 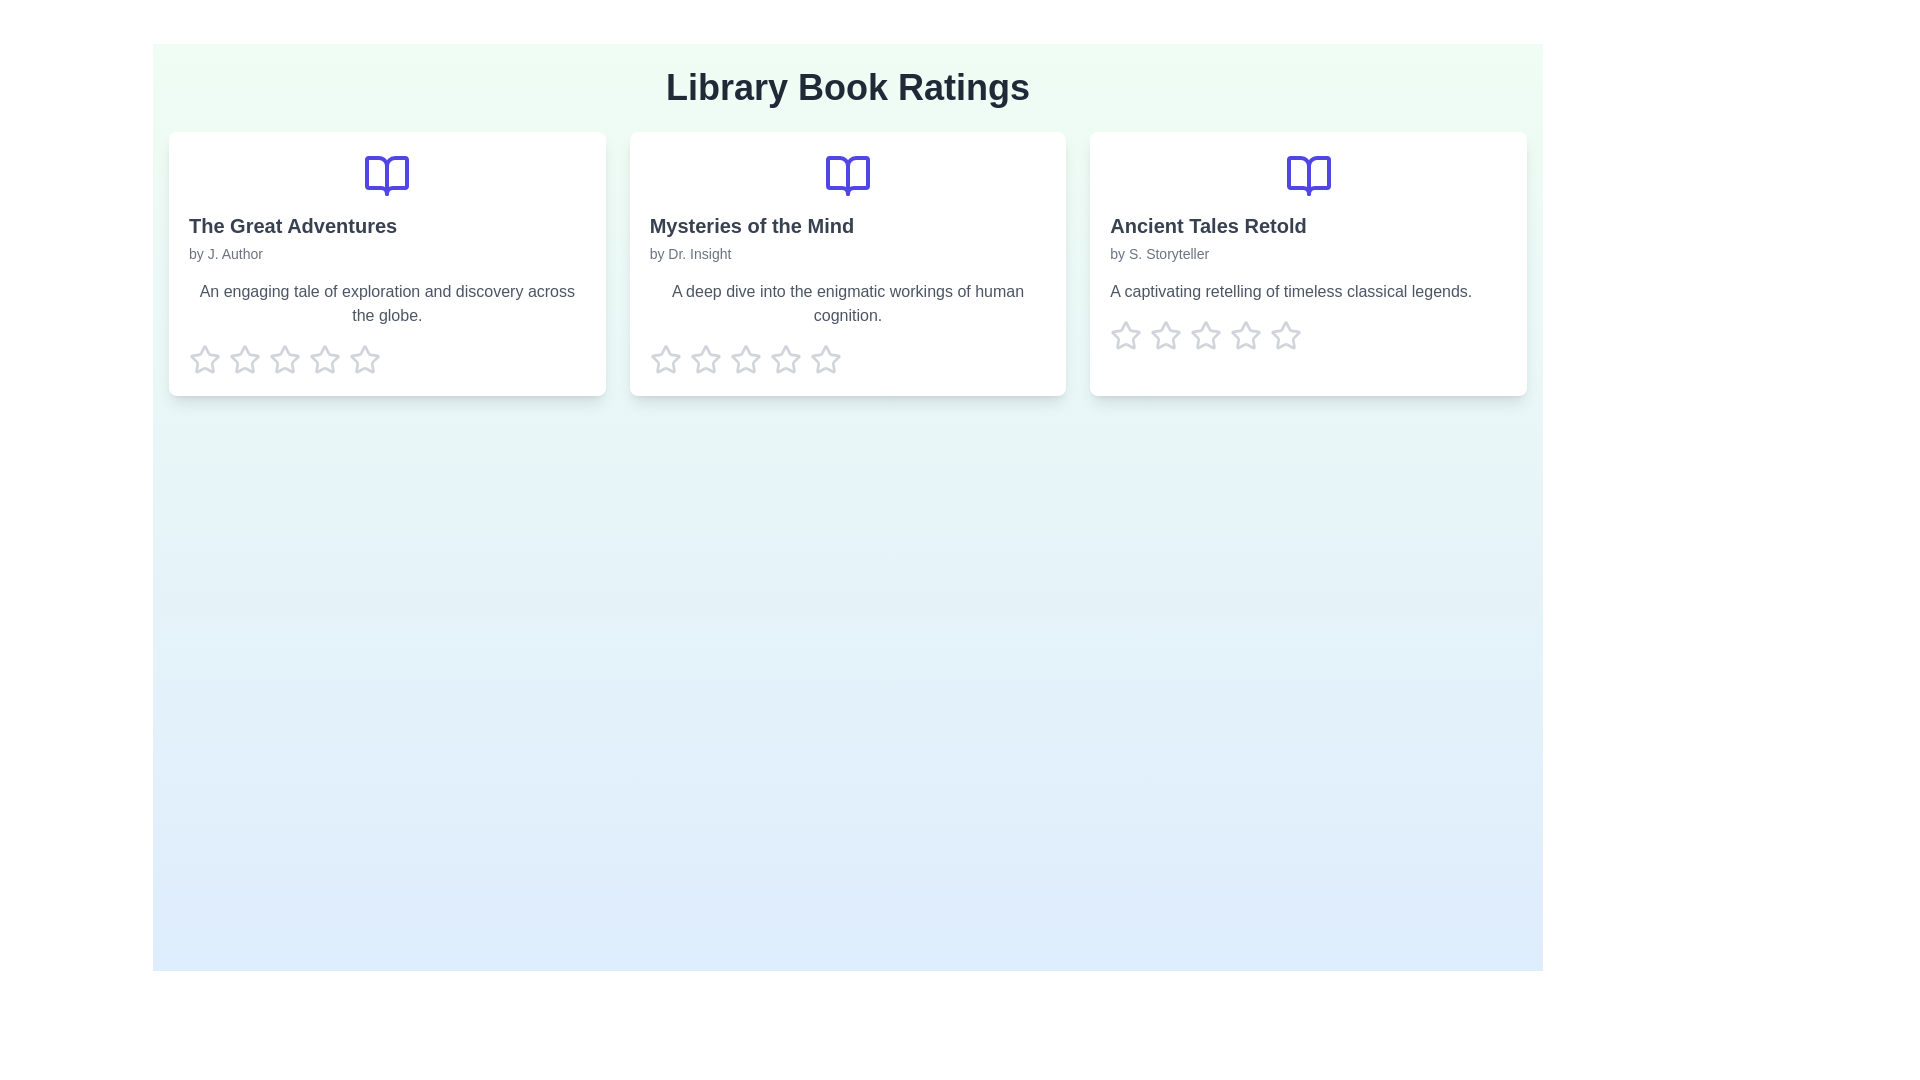 What do you see at coordinates (283, 358) in the screenshot?
I see `the rating for a book to 3 stars by clicking on the corresponding star` at bounding box center [283, 358].